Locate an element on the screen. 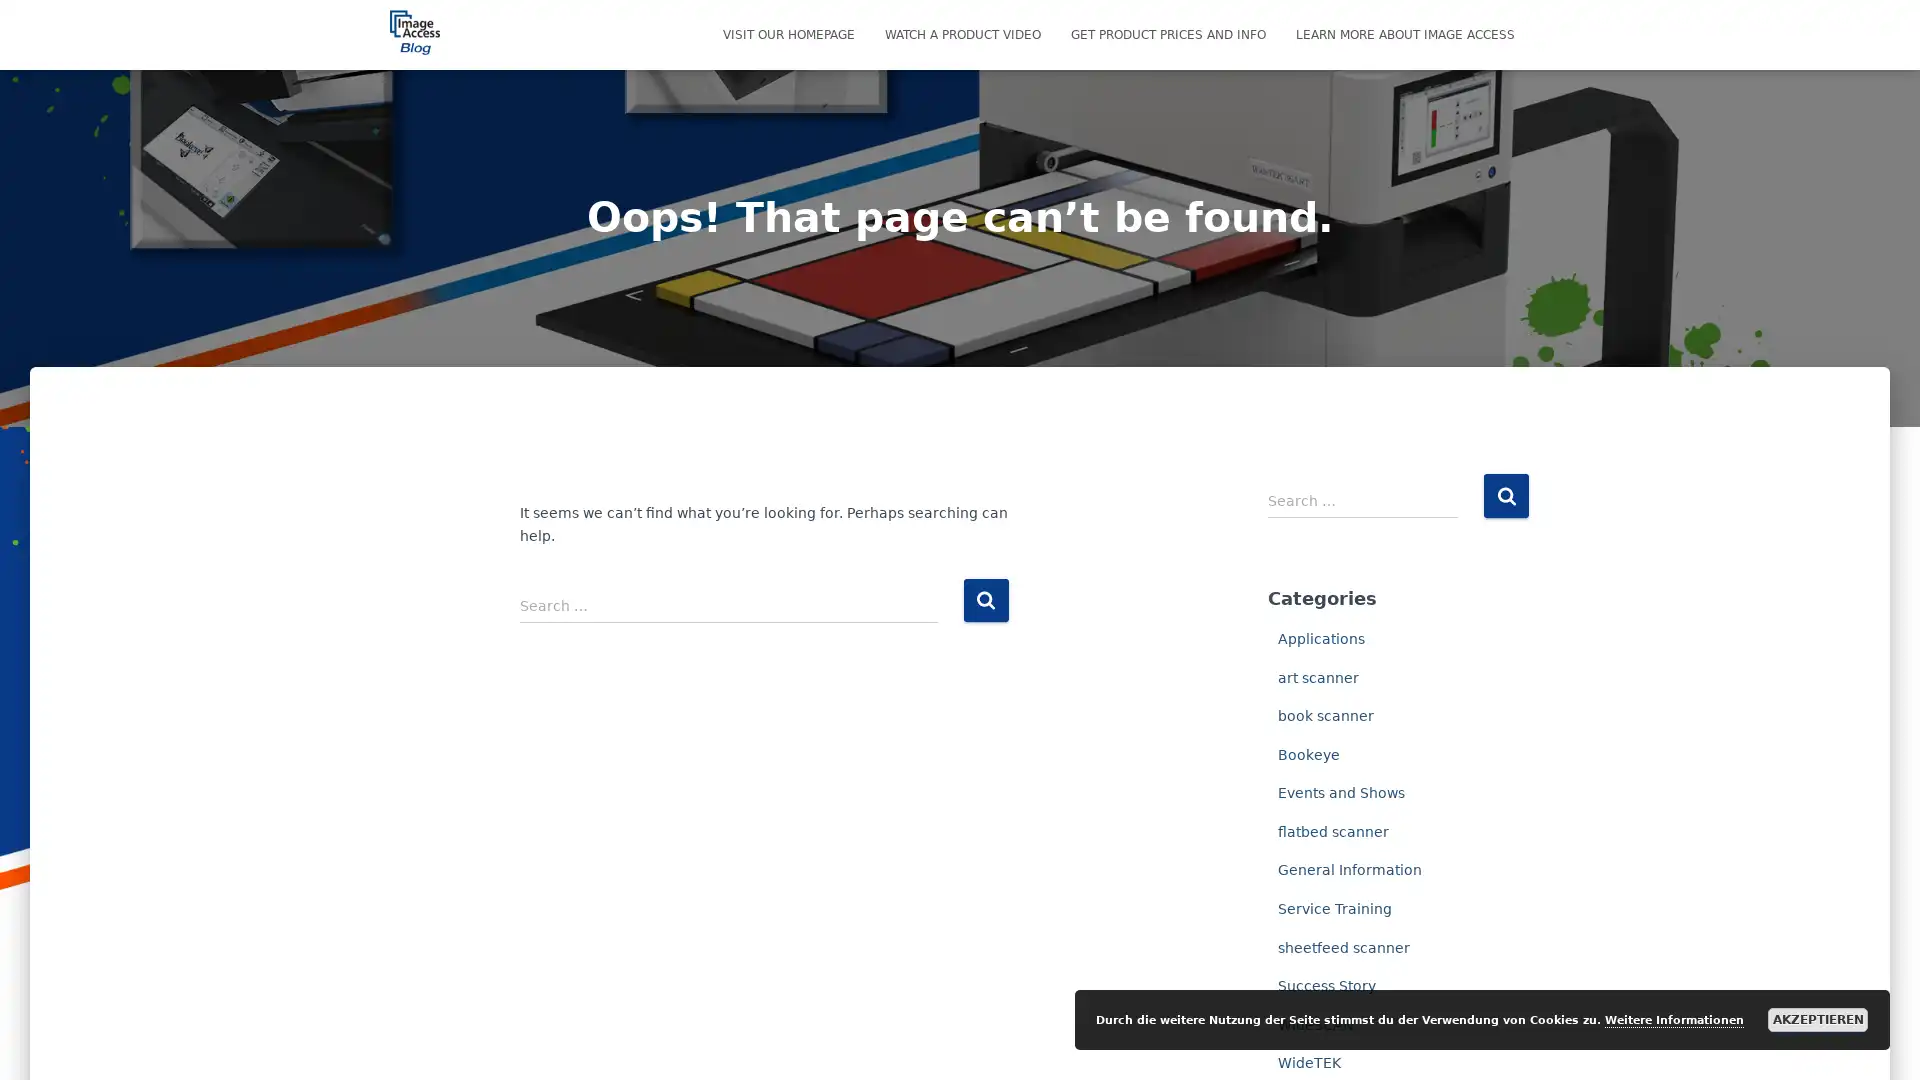 The height and width of the screenshot is (1080, 1920). Search is located at coordinates (985, 599).